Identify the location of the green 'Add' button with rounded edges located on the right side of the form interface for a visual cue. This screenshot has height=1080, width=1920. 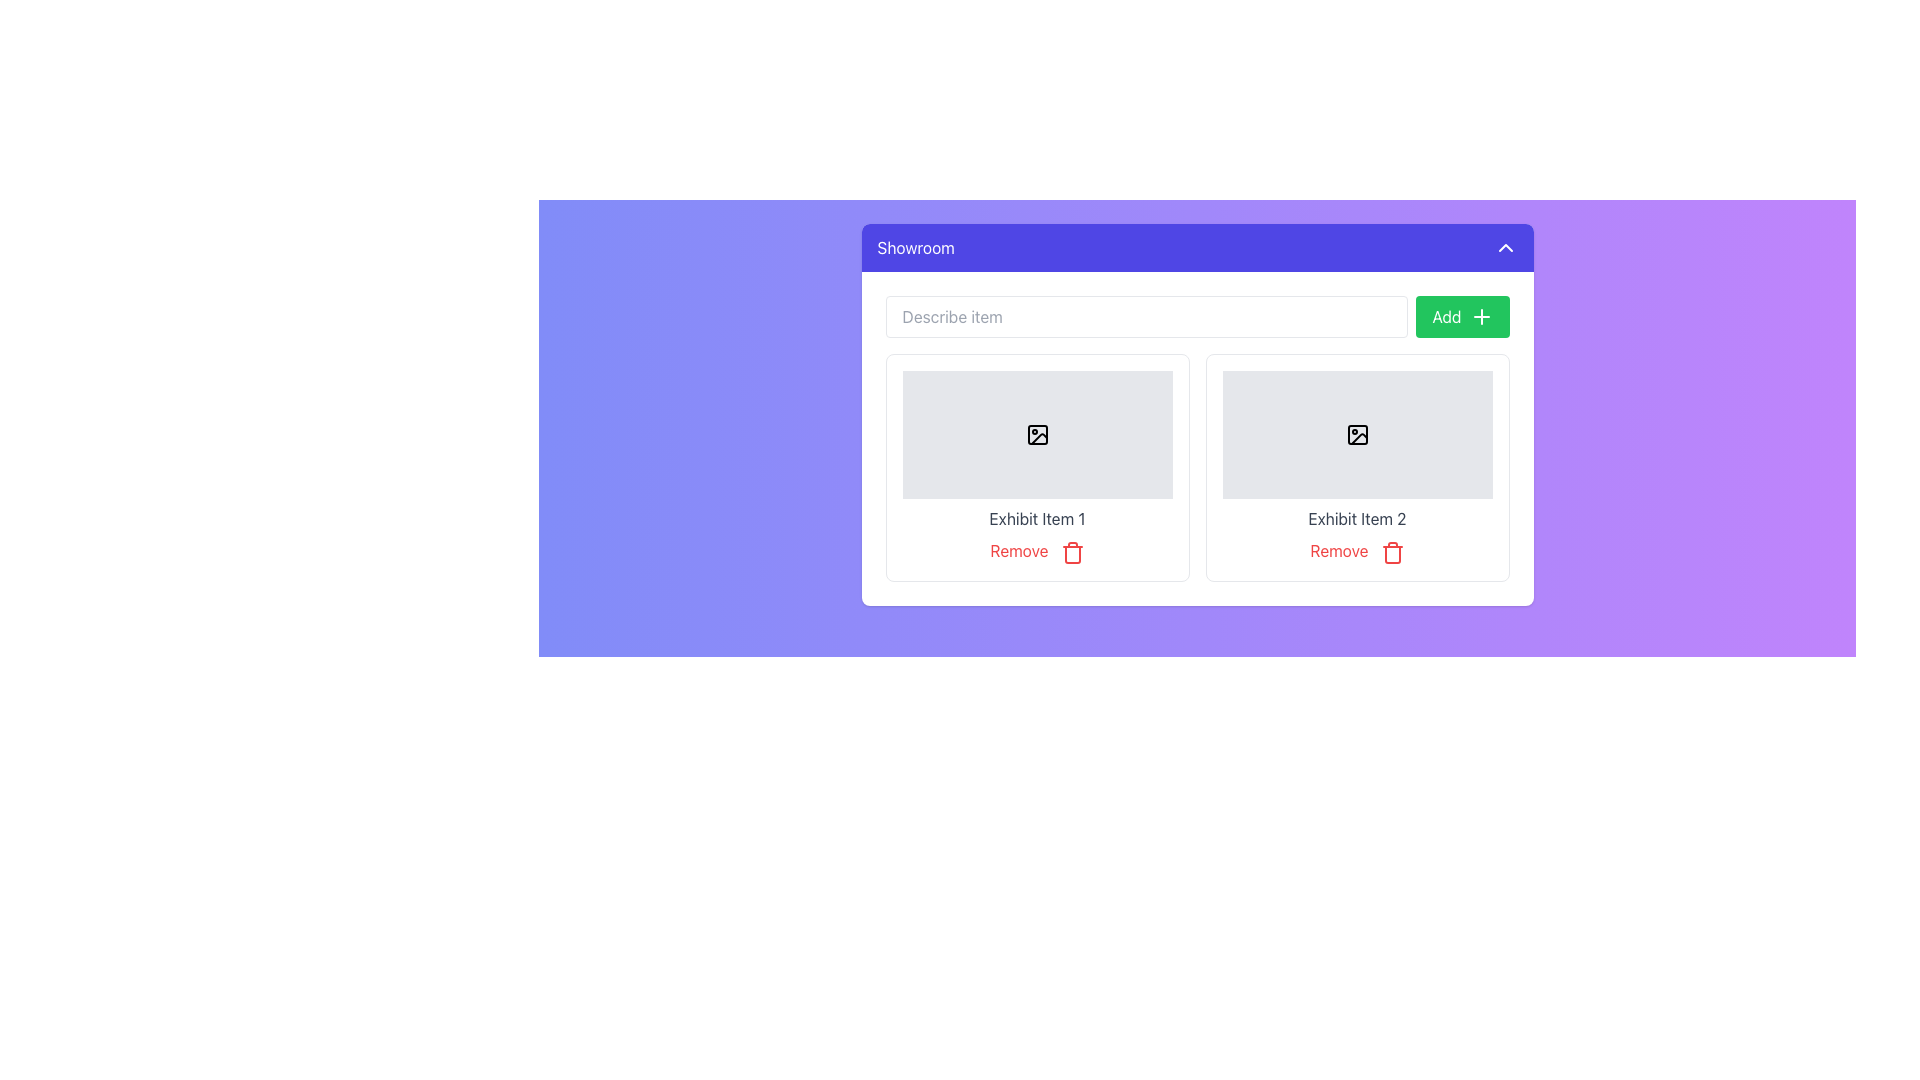
(1463, 315).